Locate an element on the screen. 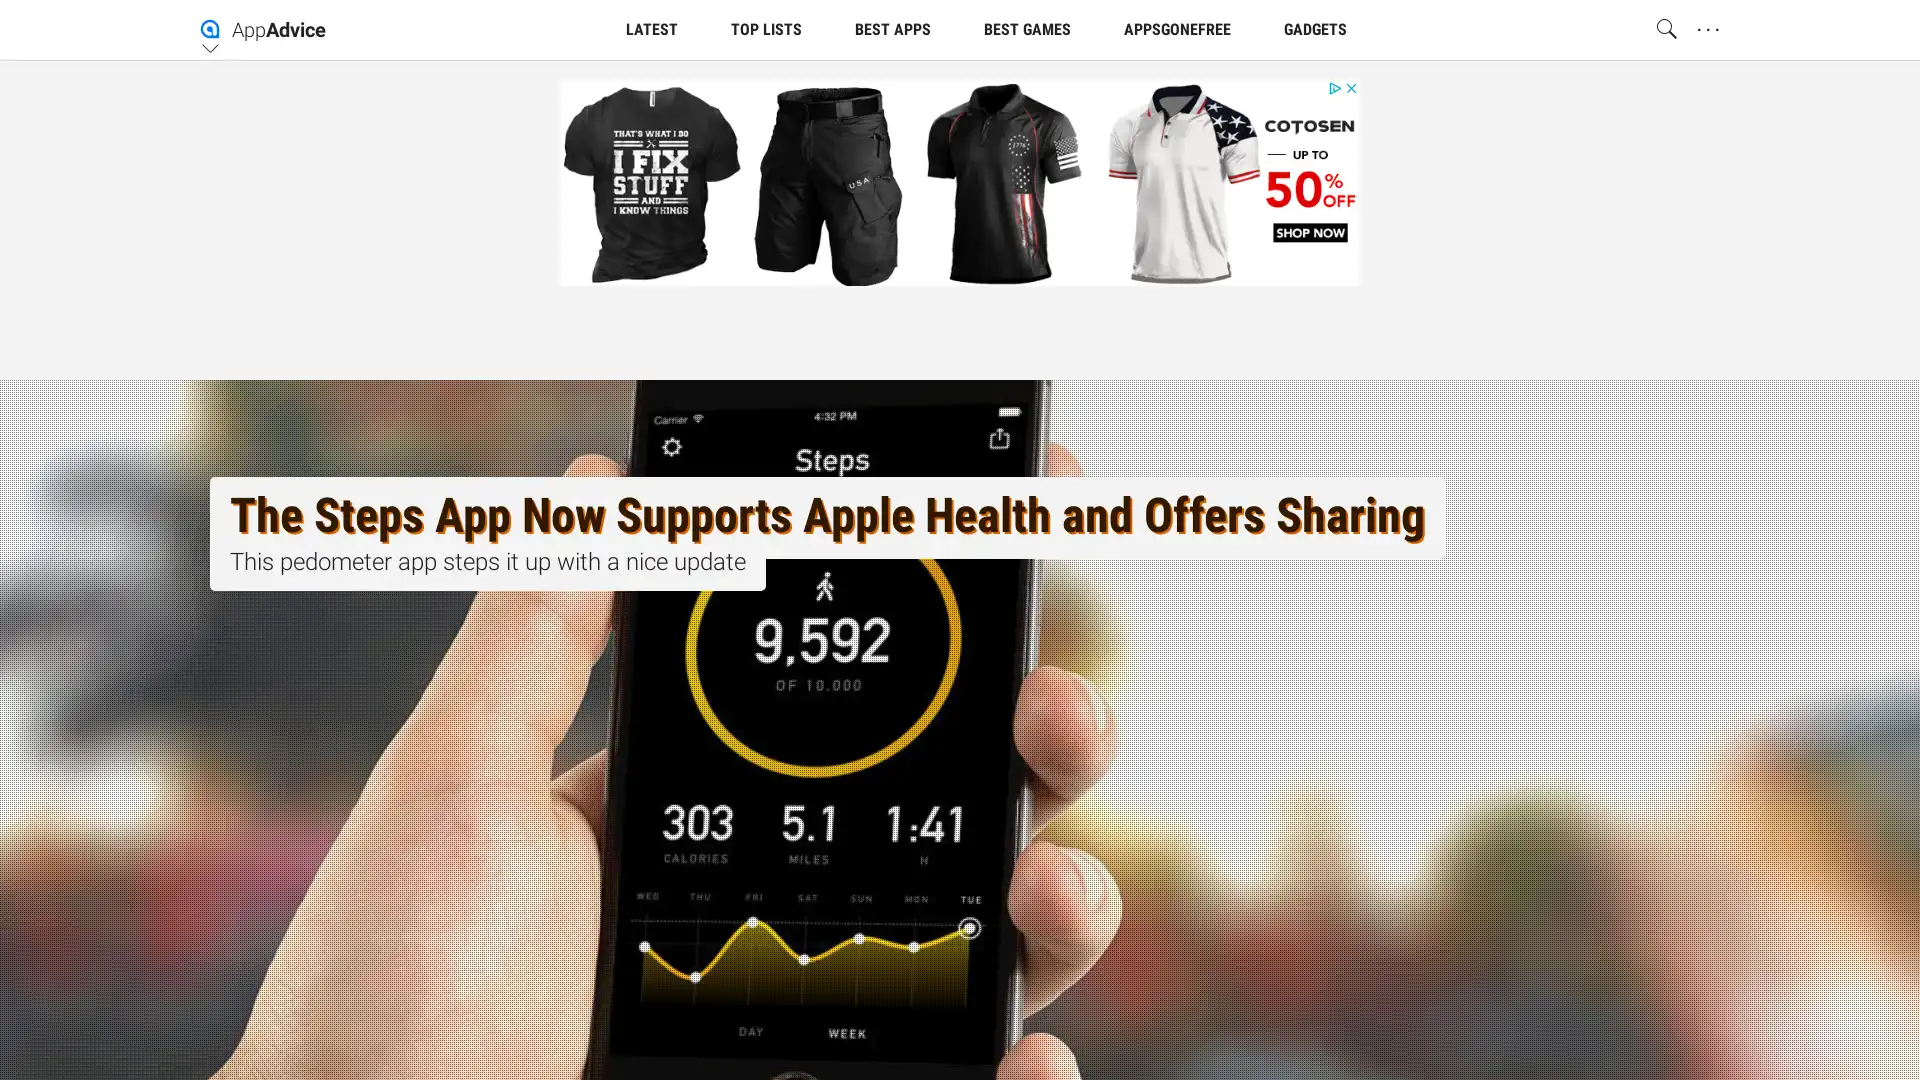  TV Collections is located at coordinates (979, 188).